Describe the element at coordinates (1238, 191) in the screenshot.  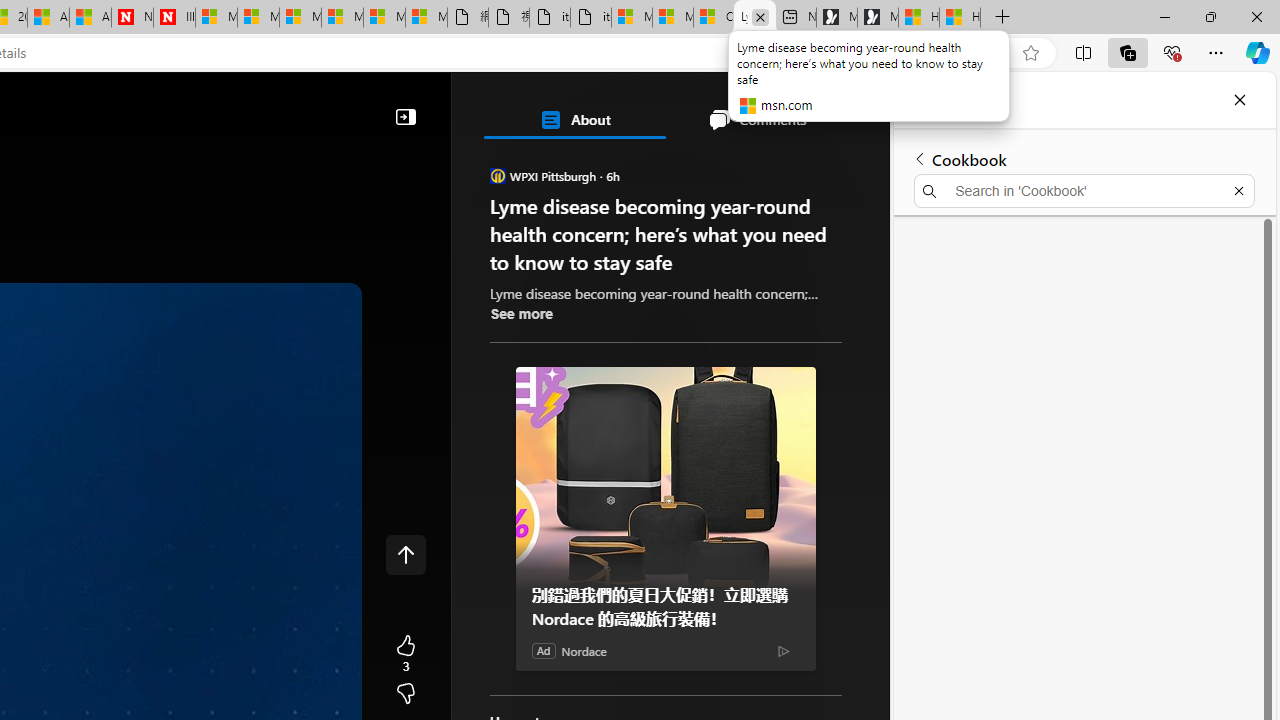
I see `'Exit search'` at that location.